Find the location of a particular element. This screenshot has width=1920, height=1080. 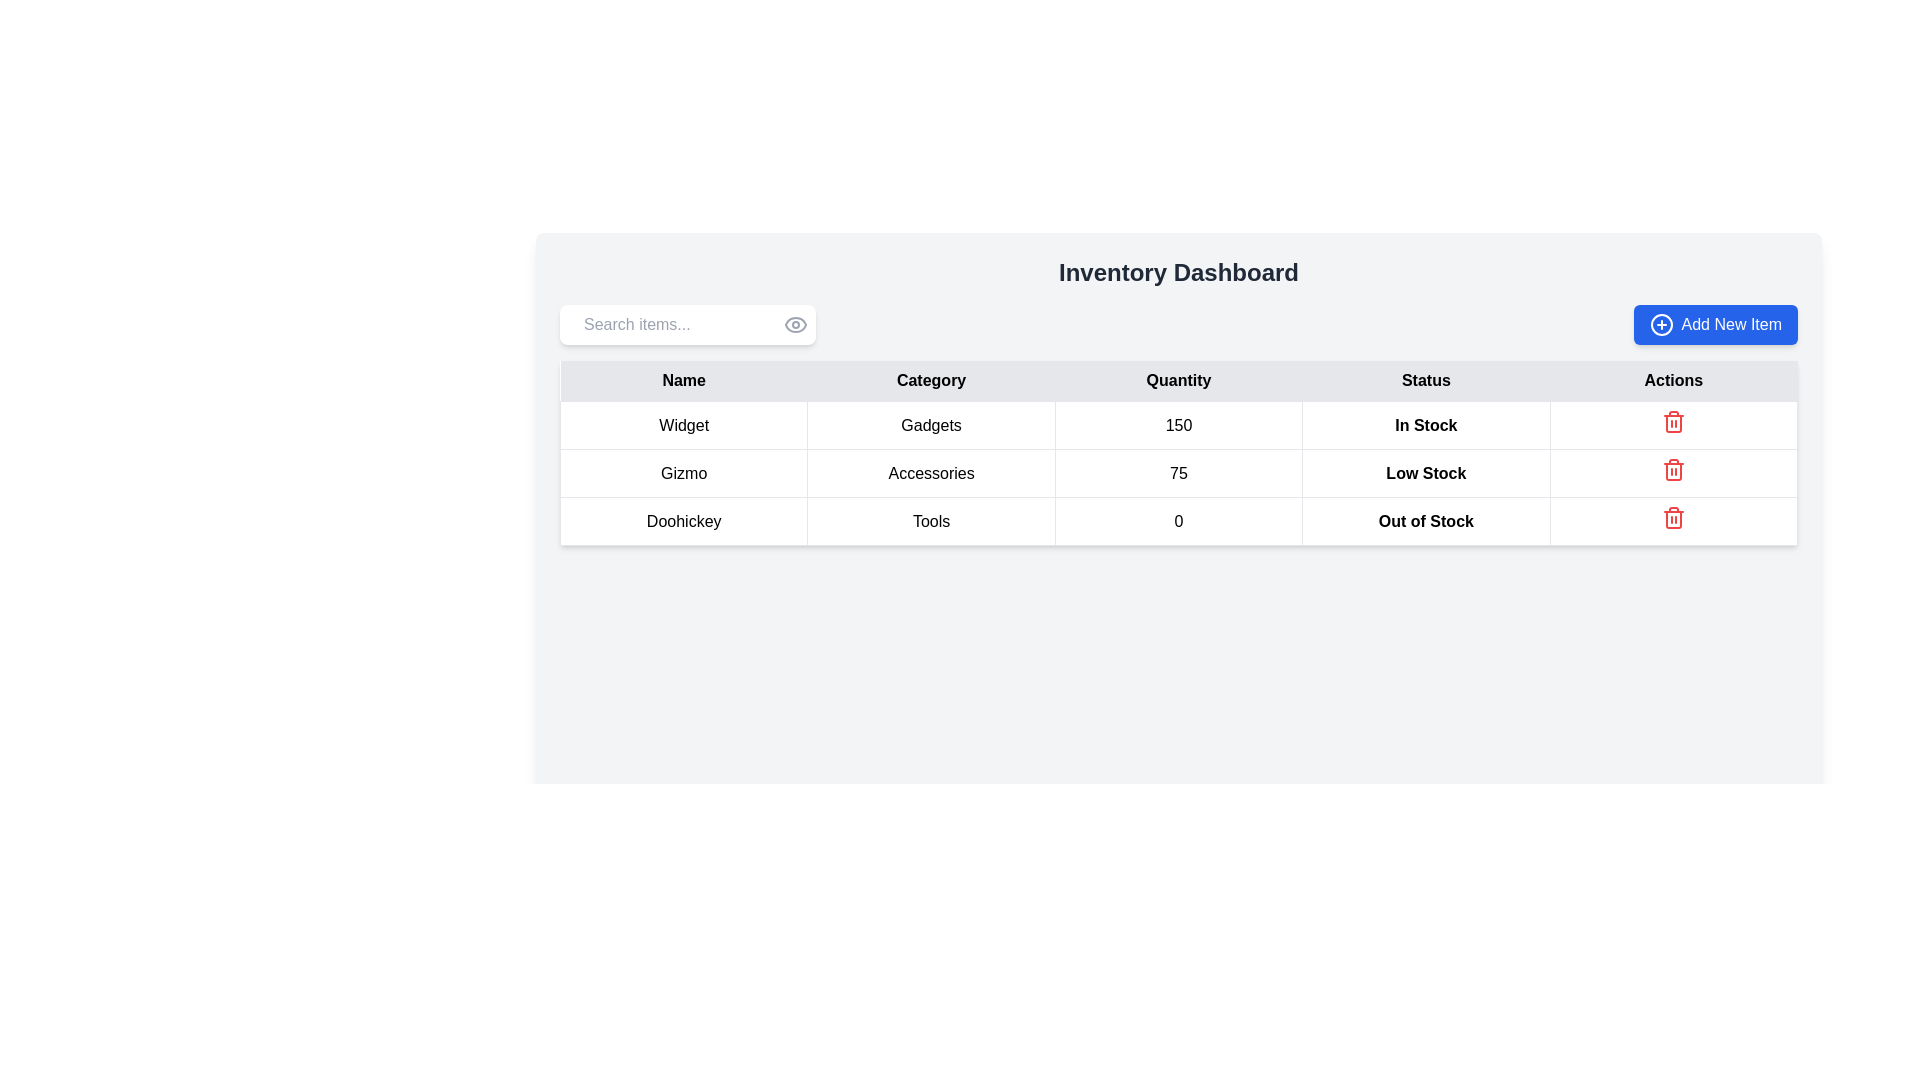

the decorative icon within the 'Add New Item' button located in the top-right corner of the interface is located at coordinates (1661, 323).